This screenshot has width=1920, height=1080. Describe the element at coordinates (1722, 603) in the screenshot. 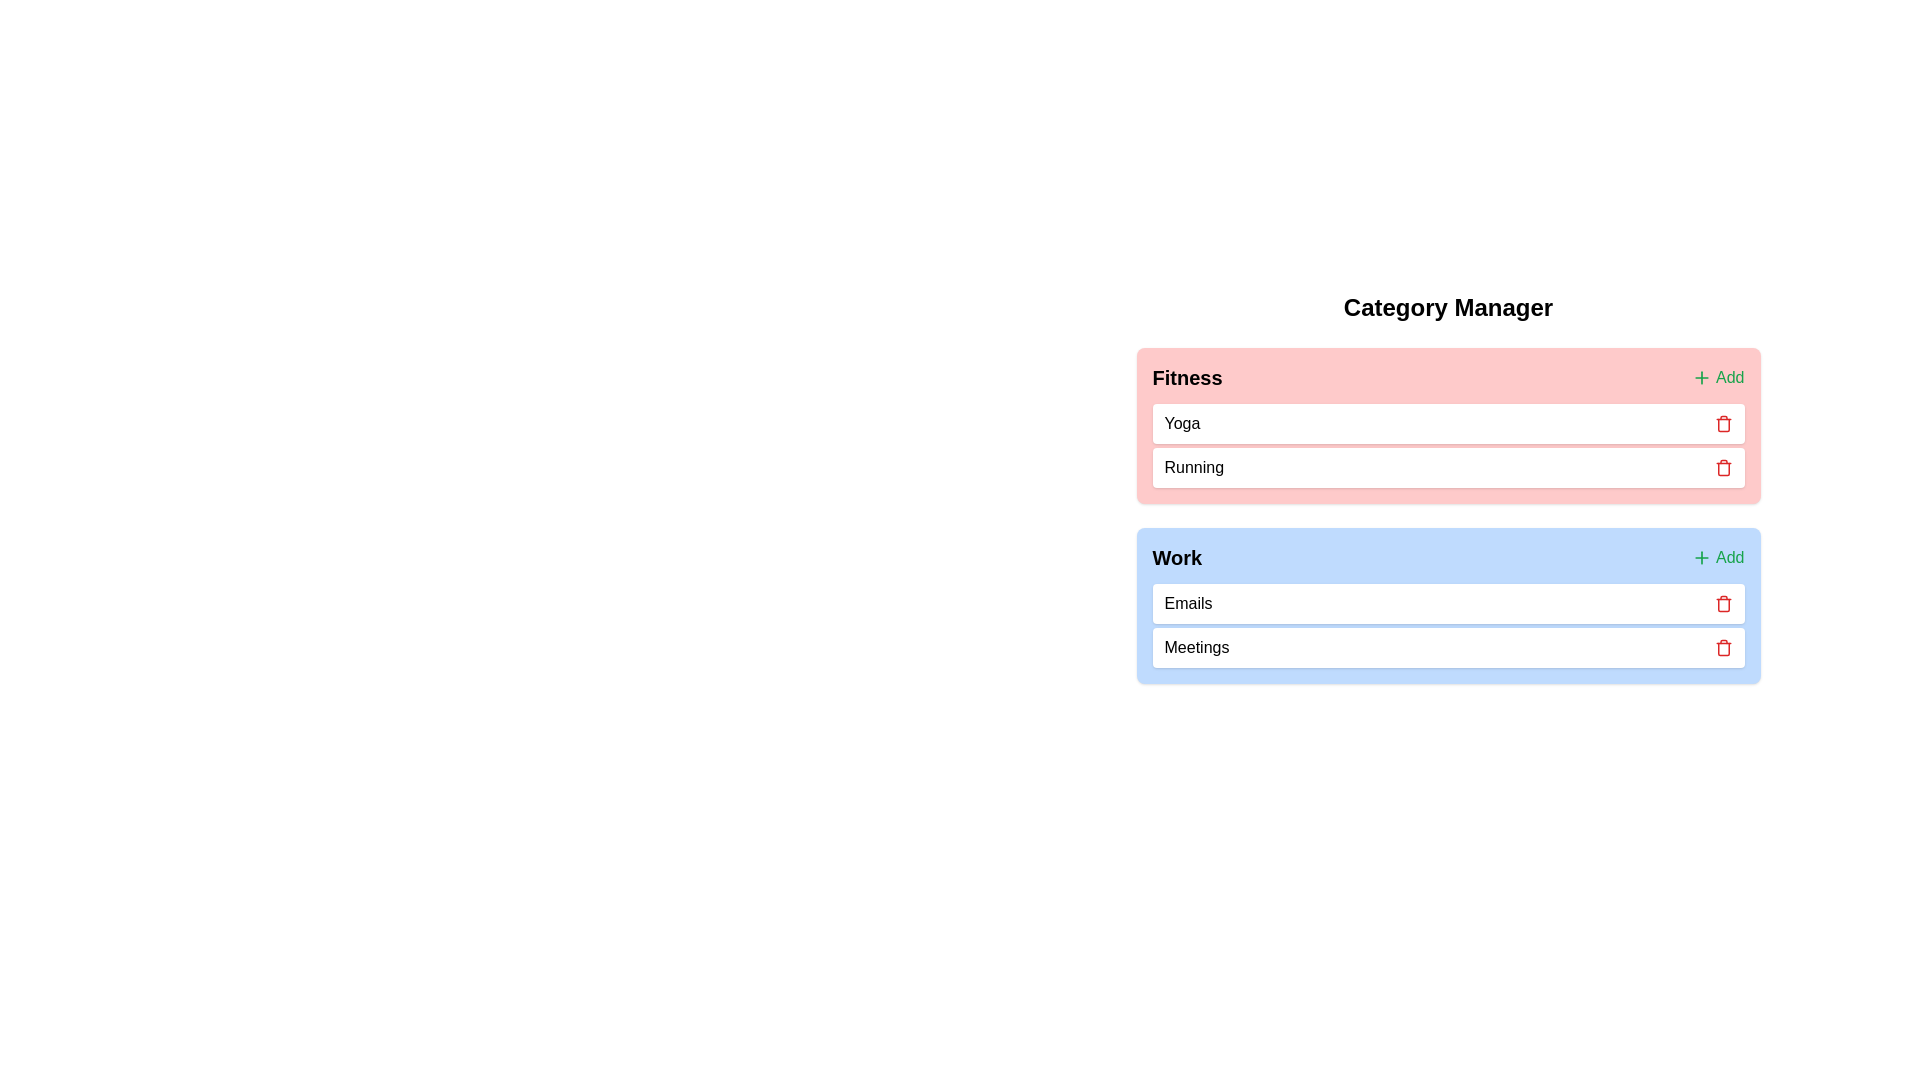

I see `trash icon next to the chip labeled Emails in the category labeled Work` at that location.